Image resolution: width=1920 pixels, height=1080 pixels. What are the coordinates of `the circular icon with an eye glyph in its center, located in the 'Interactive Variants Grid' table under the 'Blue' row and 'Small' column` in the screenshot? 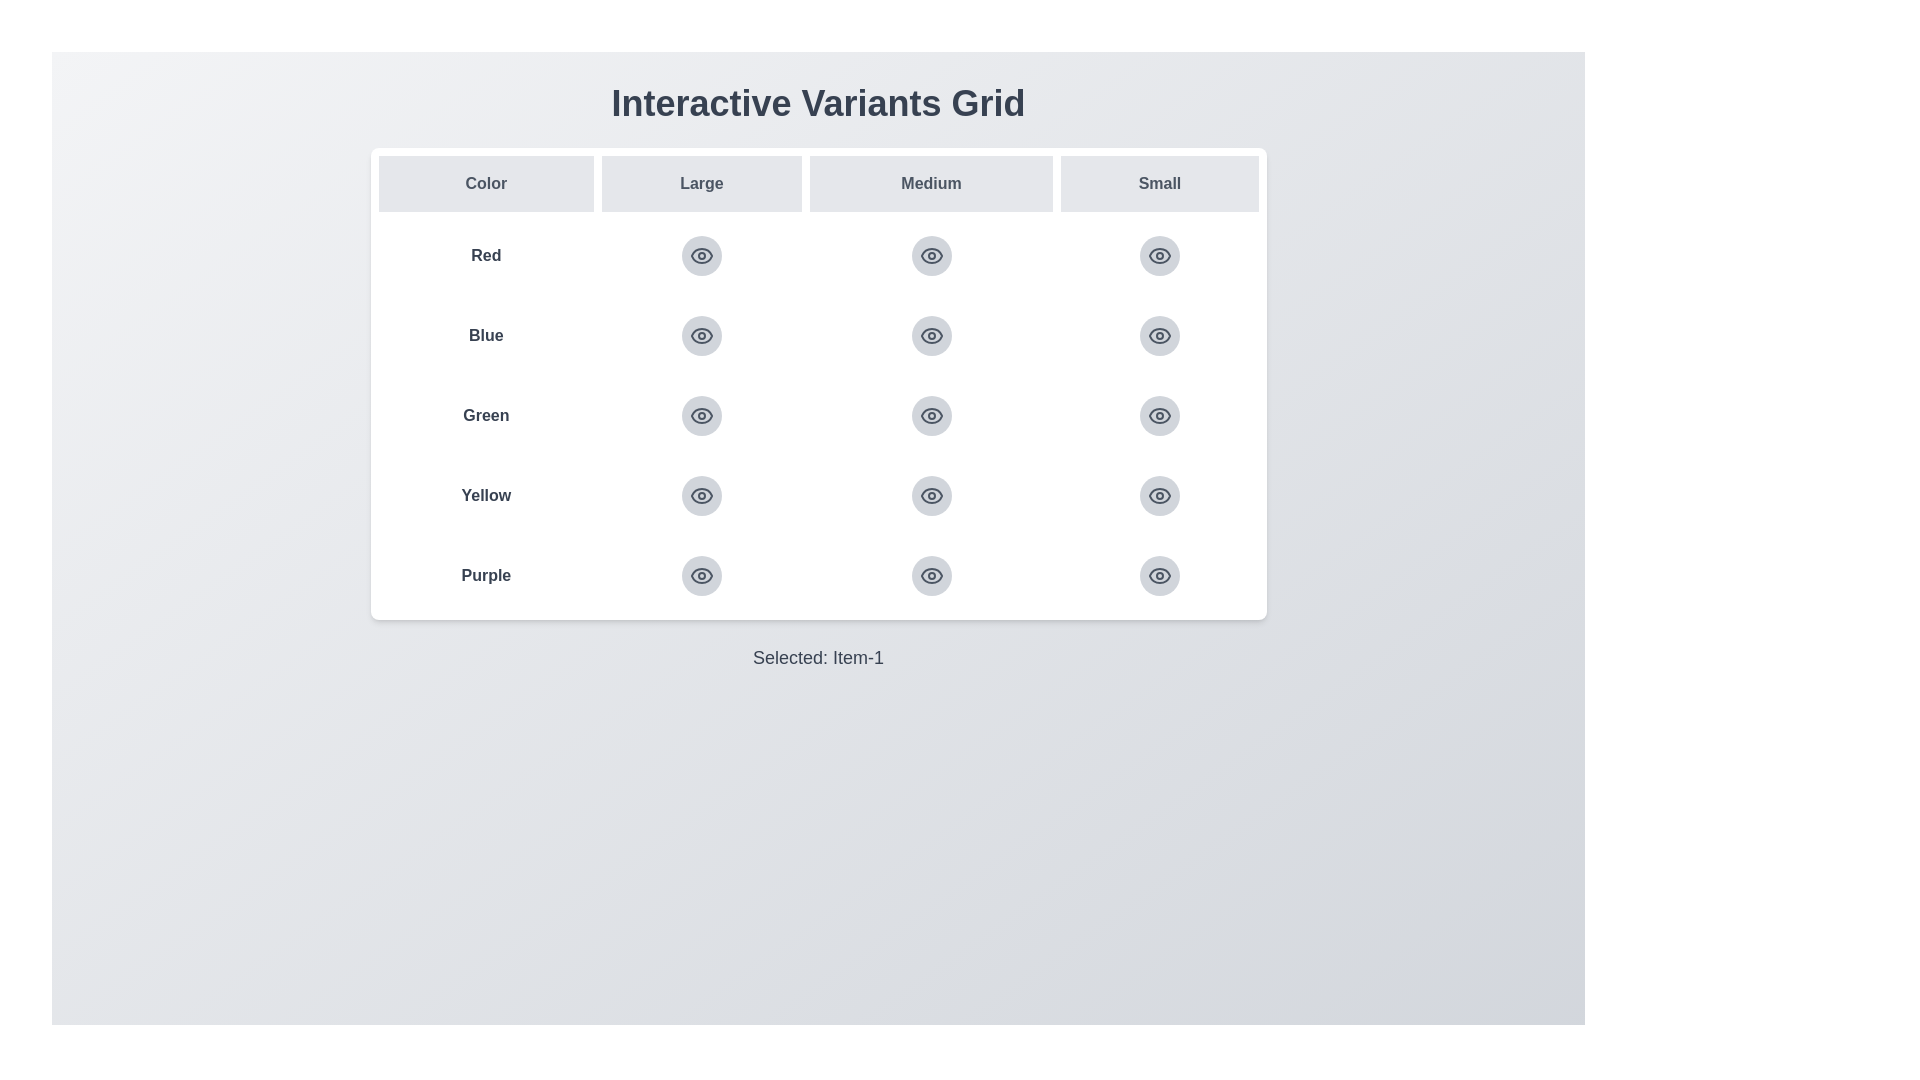 It's located at (1160, 334).